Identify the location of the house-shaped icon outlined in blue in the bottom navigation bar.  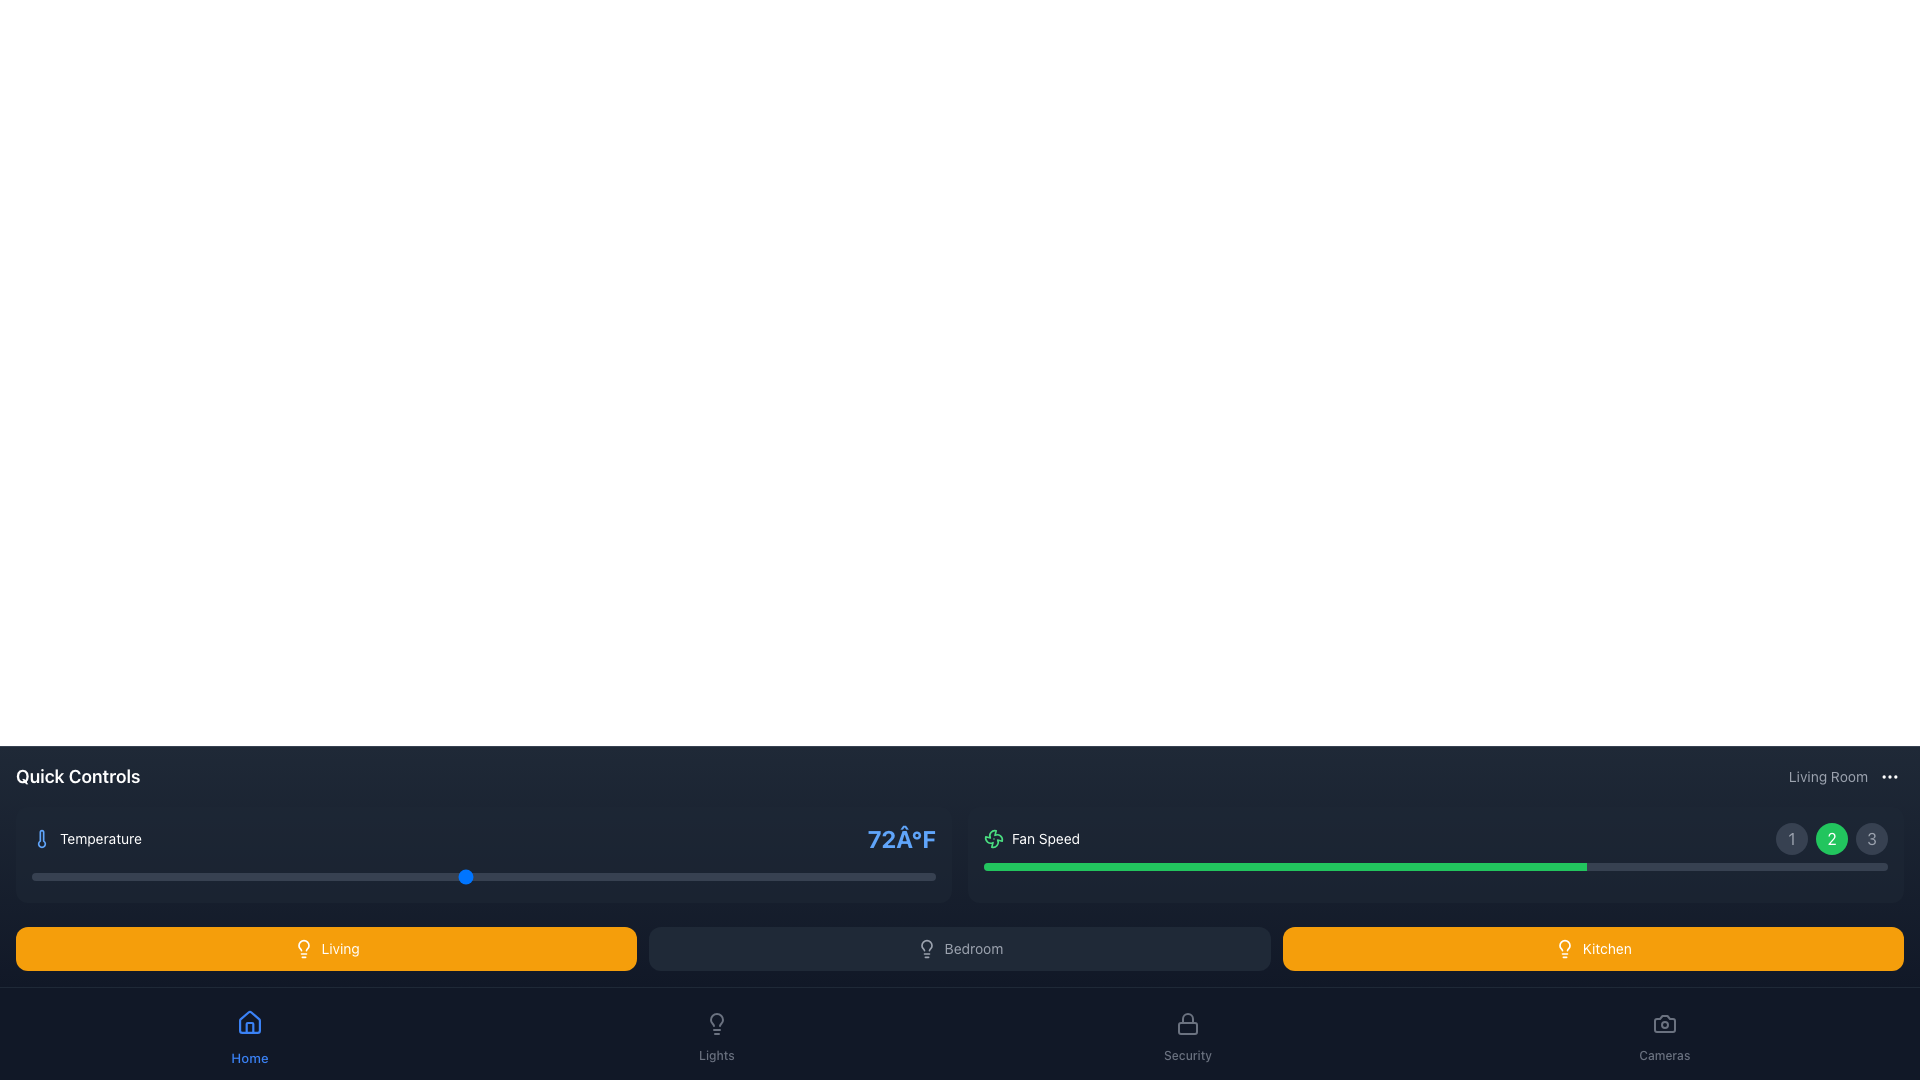
(248, 1022).